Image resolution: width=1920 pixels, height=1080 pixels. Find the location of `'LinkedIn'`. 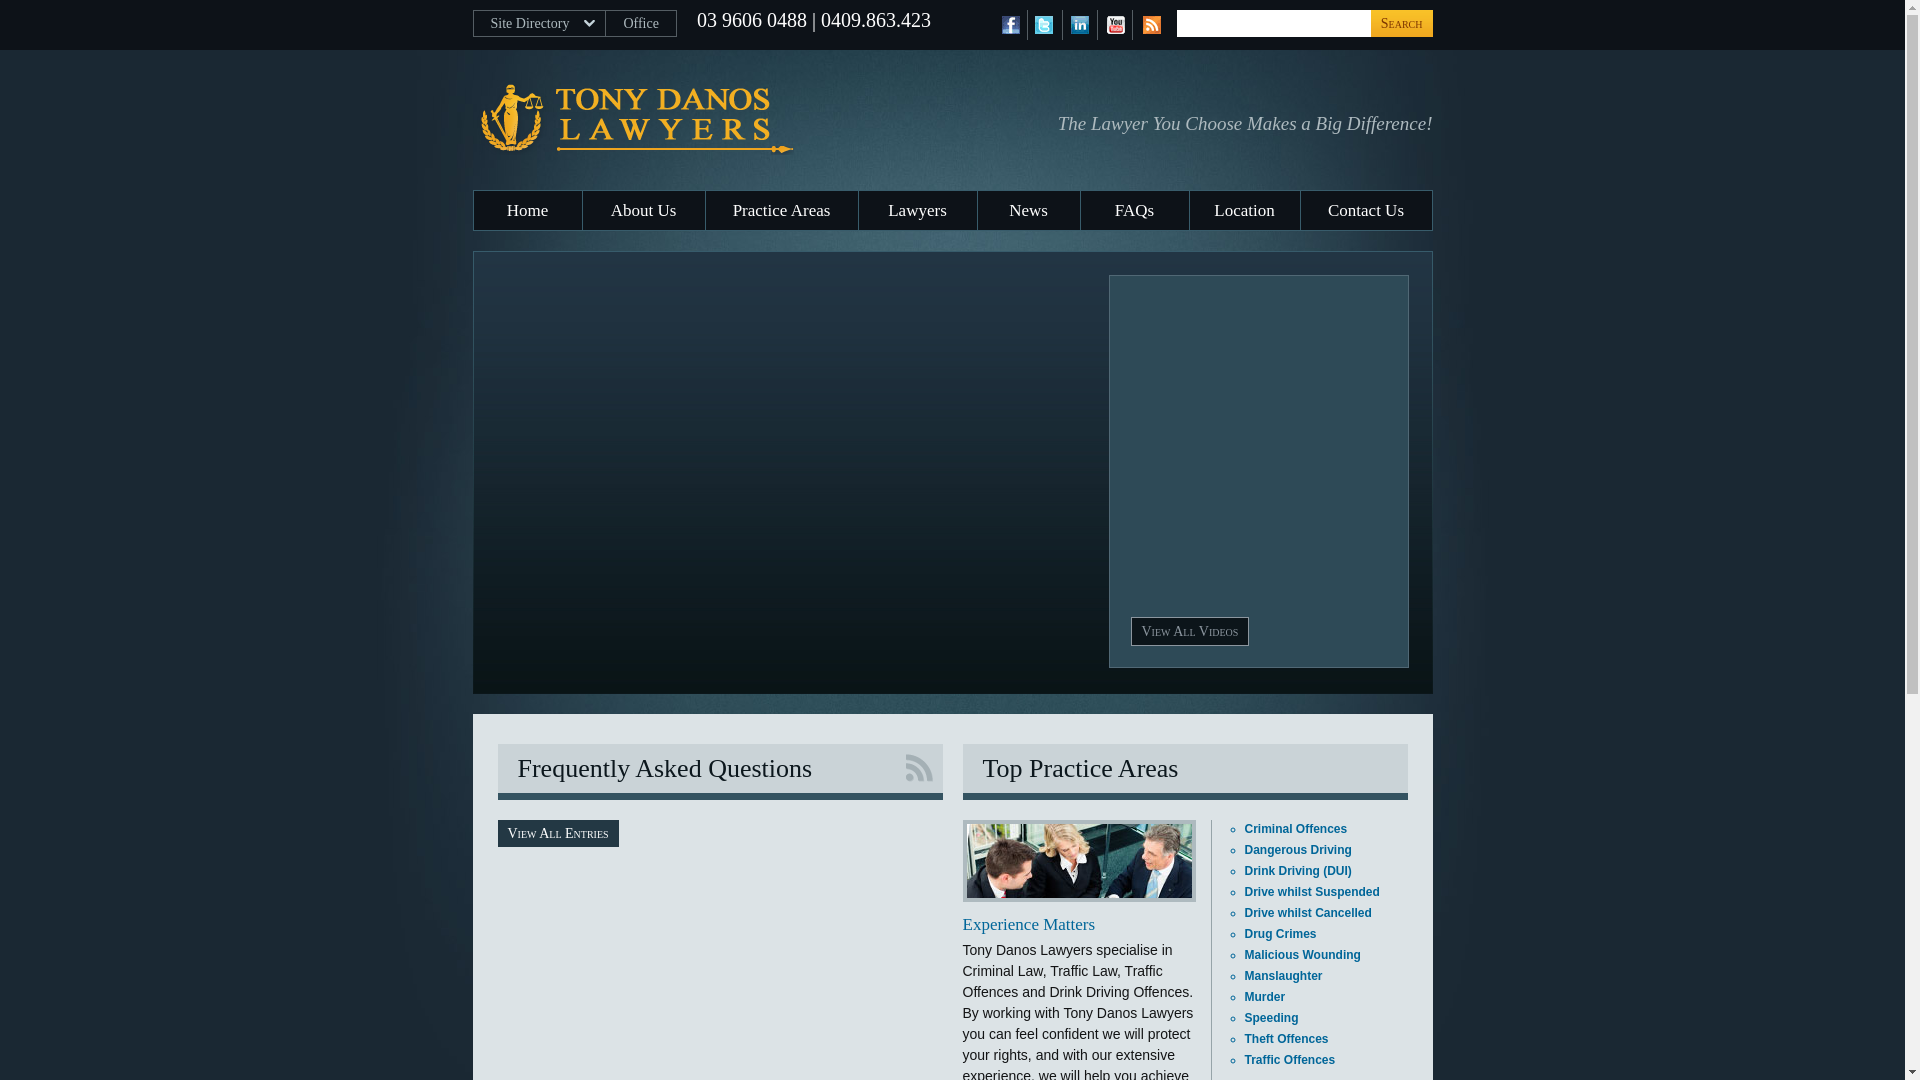

'LinkedIn' is located at coordinates (1079, 24).